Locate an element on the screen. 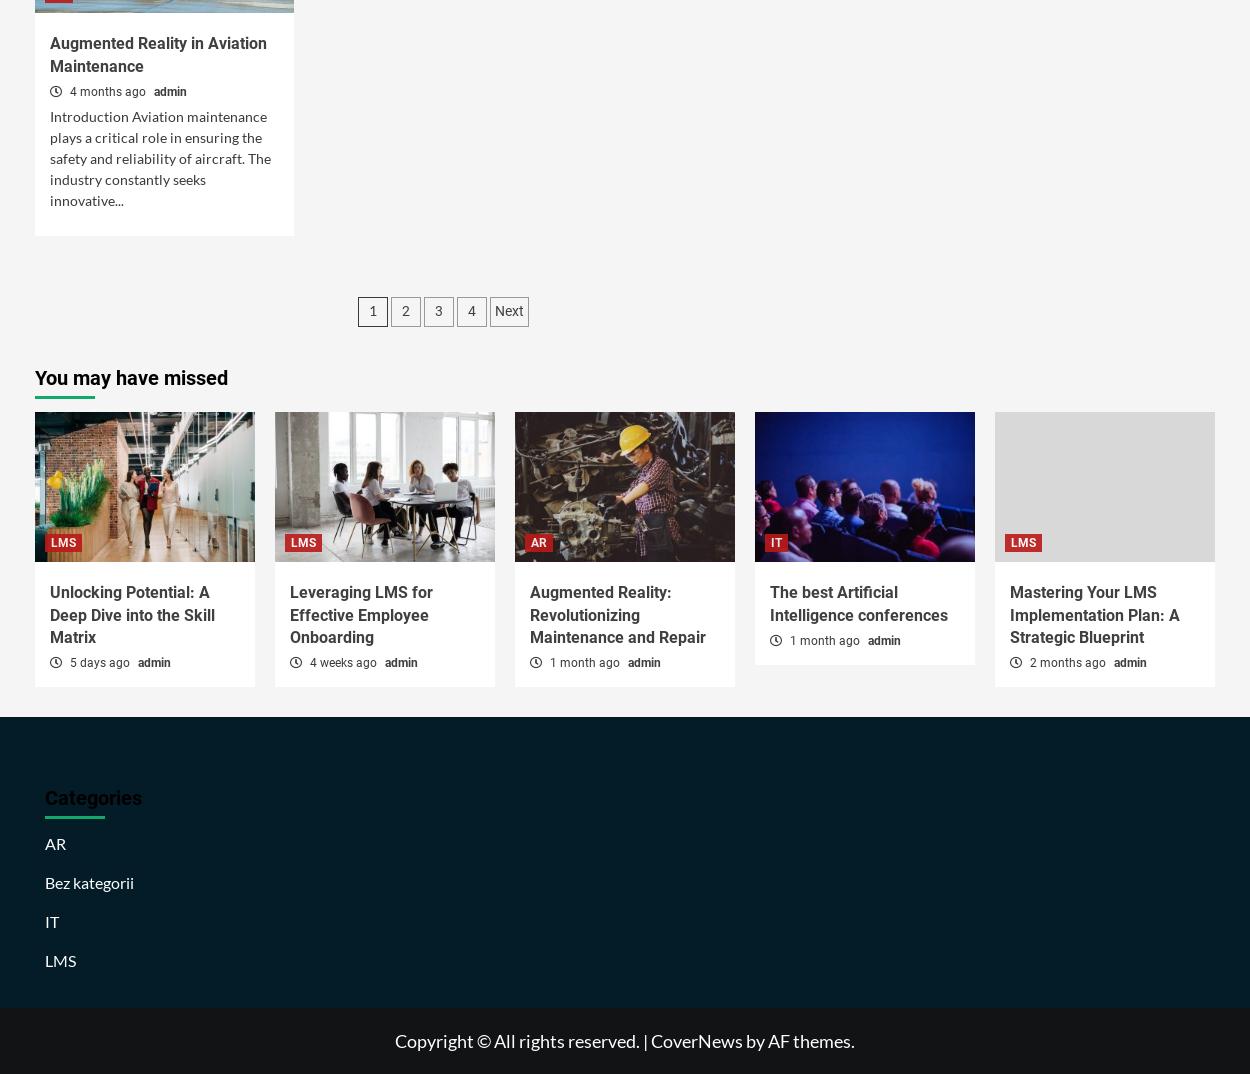  '2' is located at coordinates (405, 311).